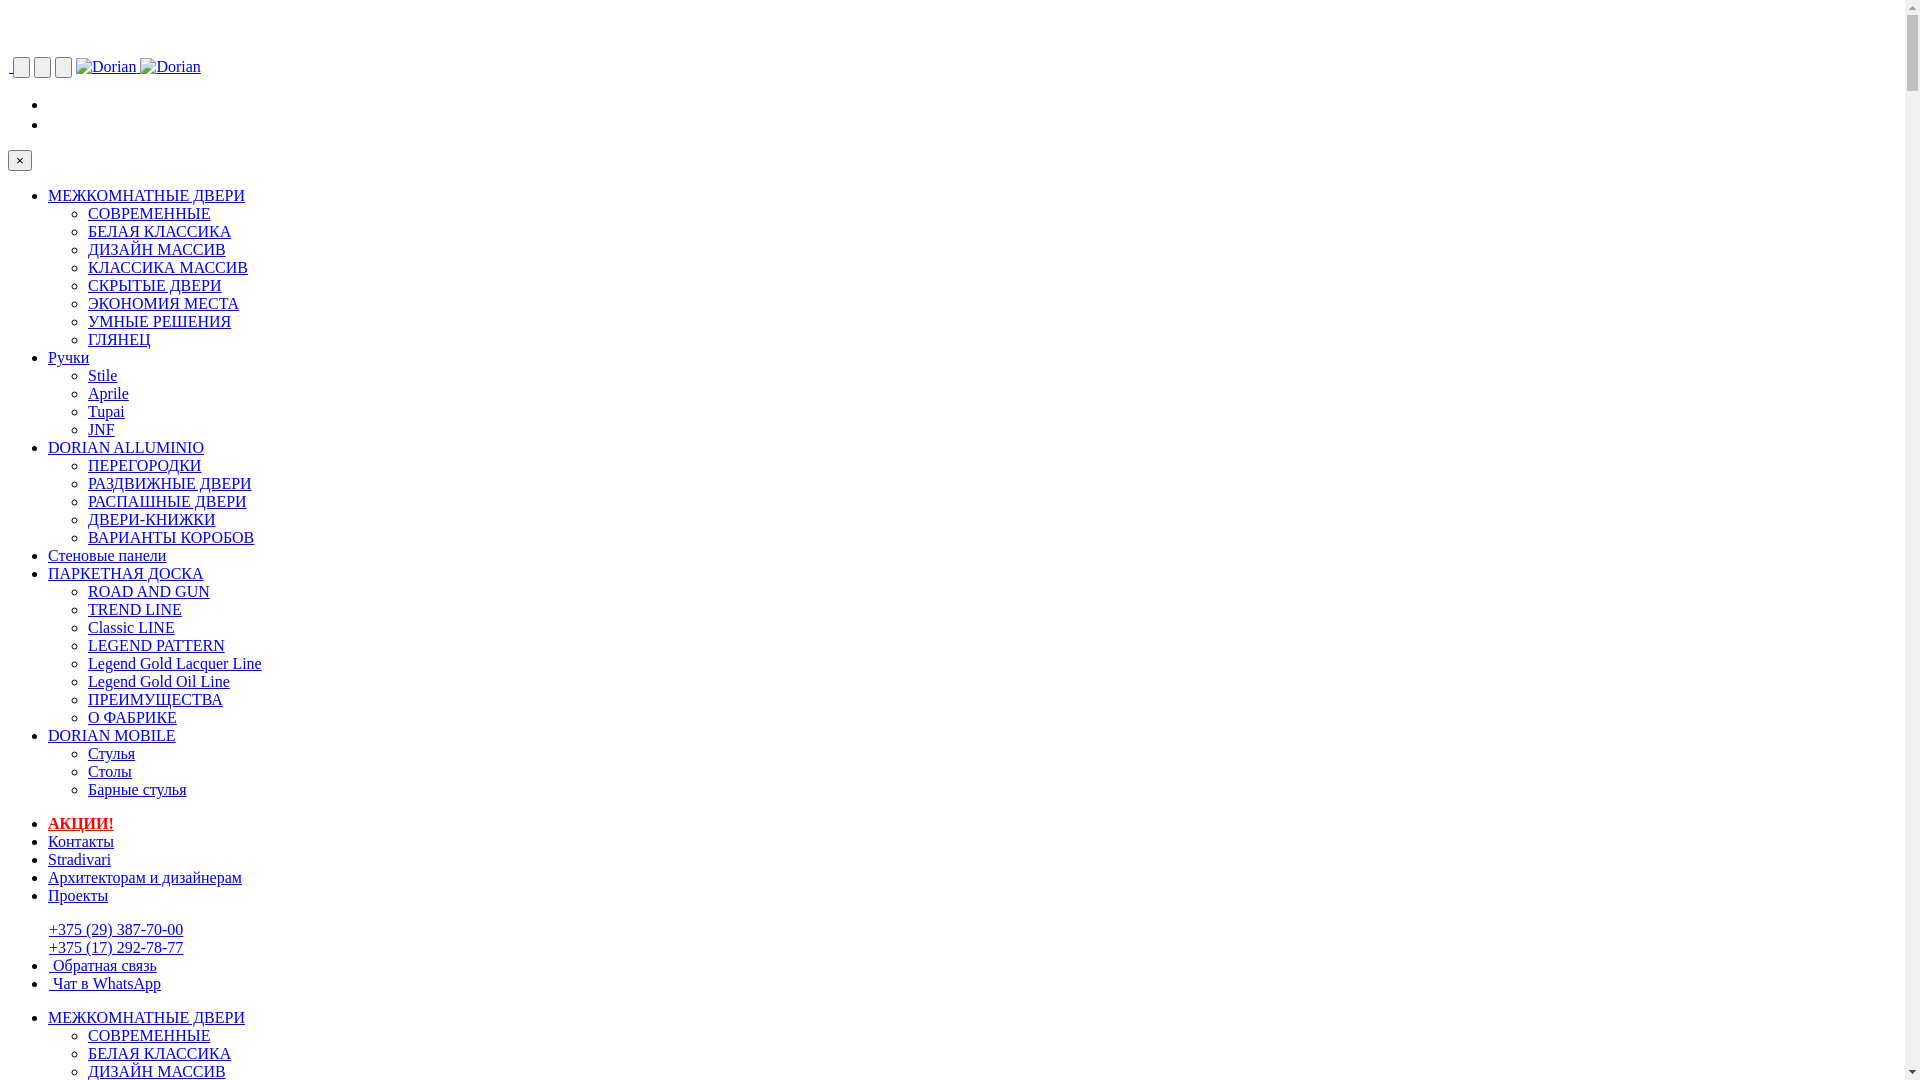 The height and width of the screenshot is (1080, 1920). What do you see at coordinates (101, 375) in the screenshot?
I see `'Stile'` at bounding box center [101, 375].